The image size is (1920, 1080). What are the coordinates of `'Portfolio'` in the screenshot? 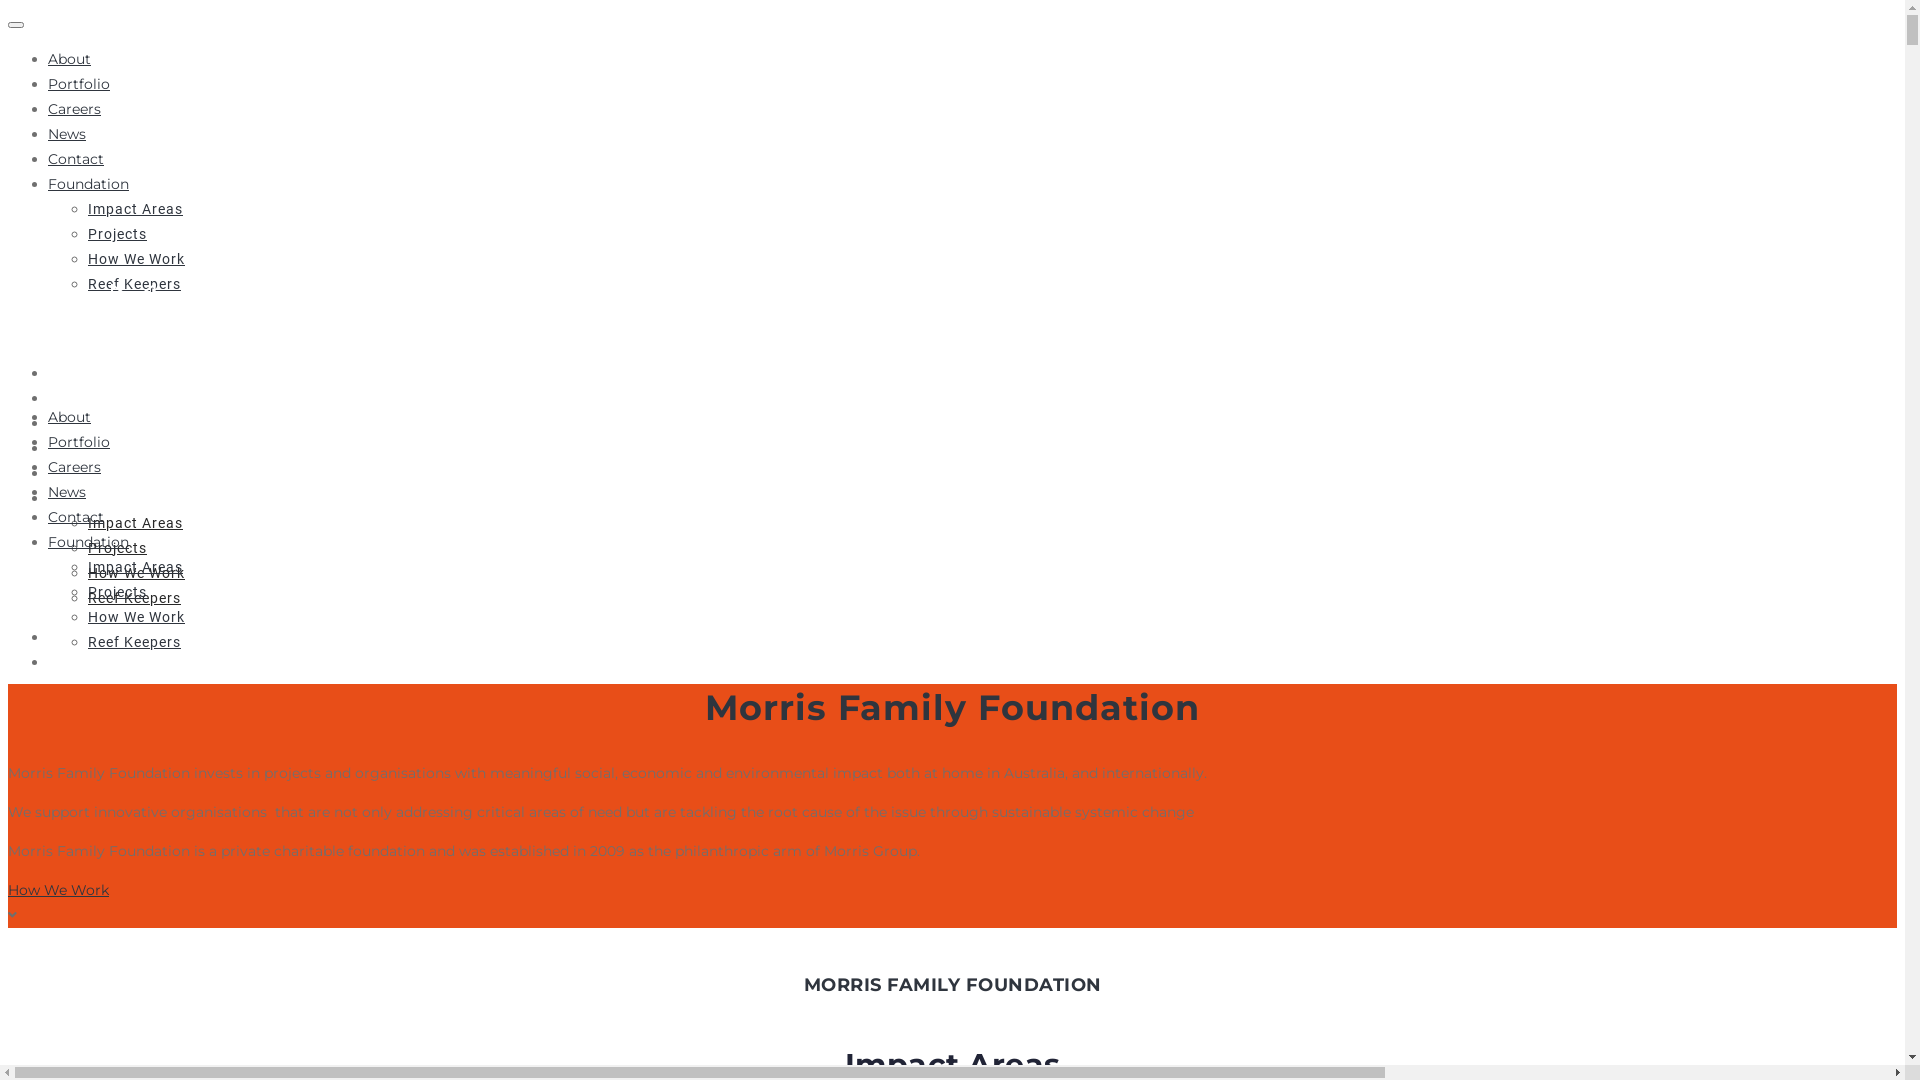 It's located at (82, 397).